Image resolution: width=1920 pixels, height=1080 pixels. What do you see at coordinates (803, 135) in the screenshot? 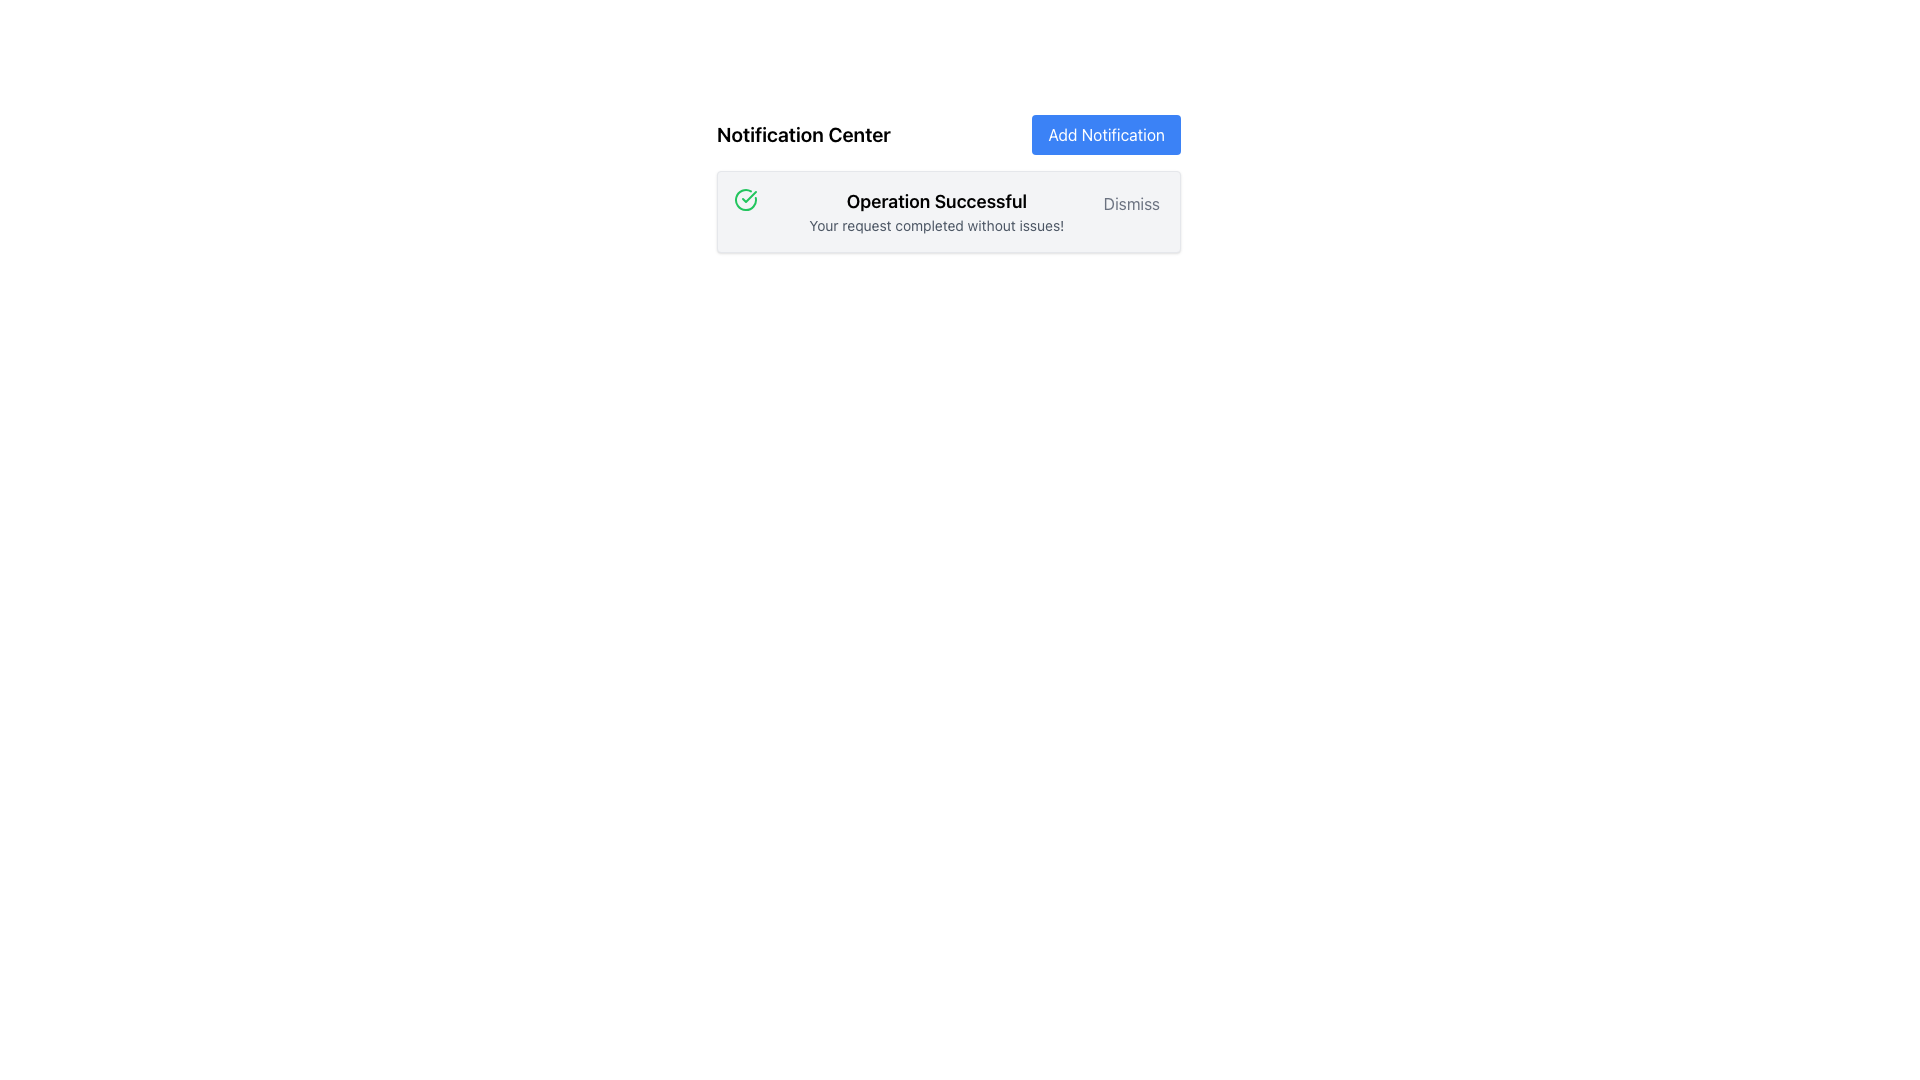
I see `the static text label that serves as a header for the notification section, located on the left side of the layout, above the notification message area` at bounding box center [803, 135].